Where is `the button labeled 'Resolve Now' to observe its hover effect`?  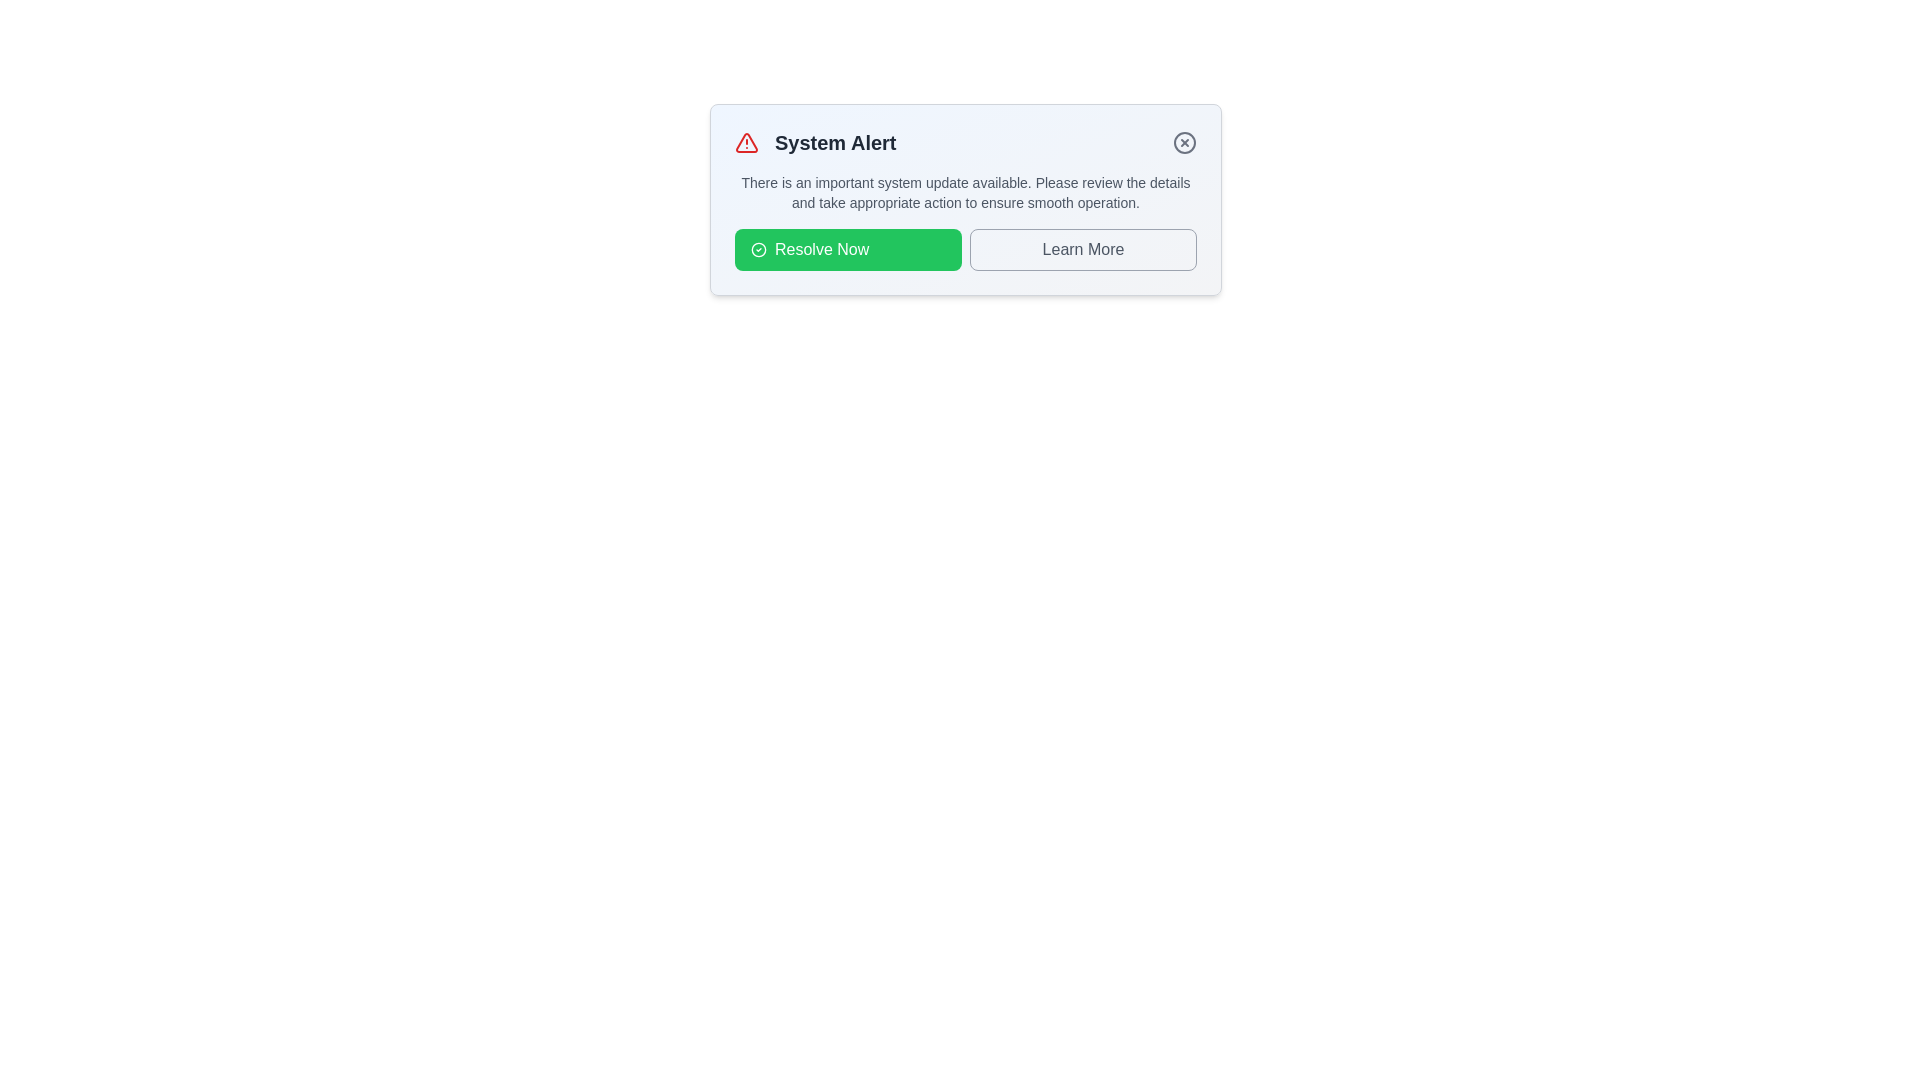
the button labeled 'Resolve Now' to observe its hover effect is located at coordinates (848, 249).